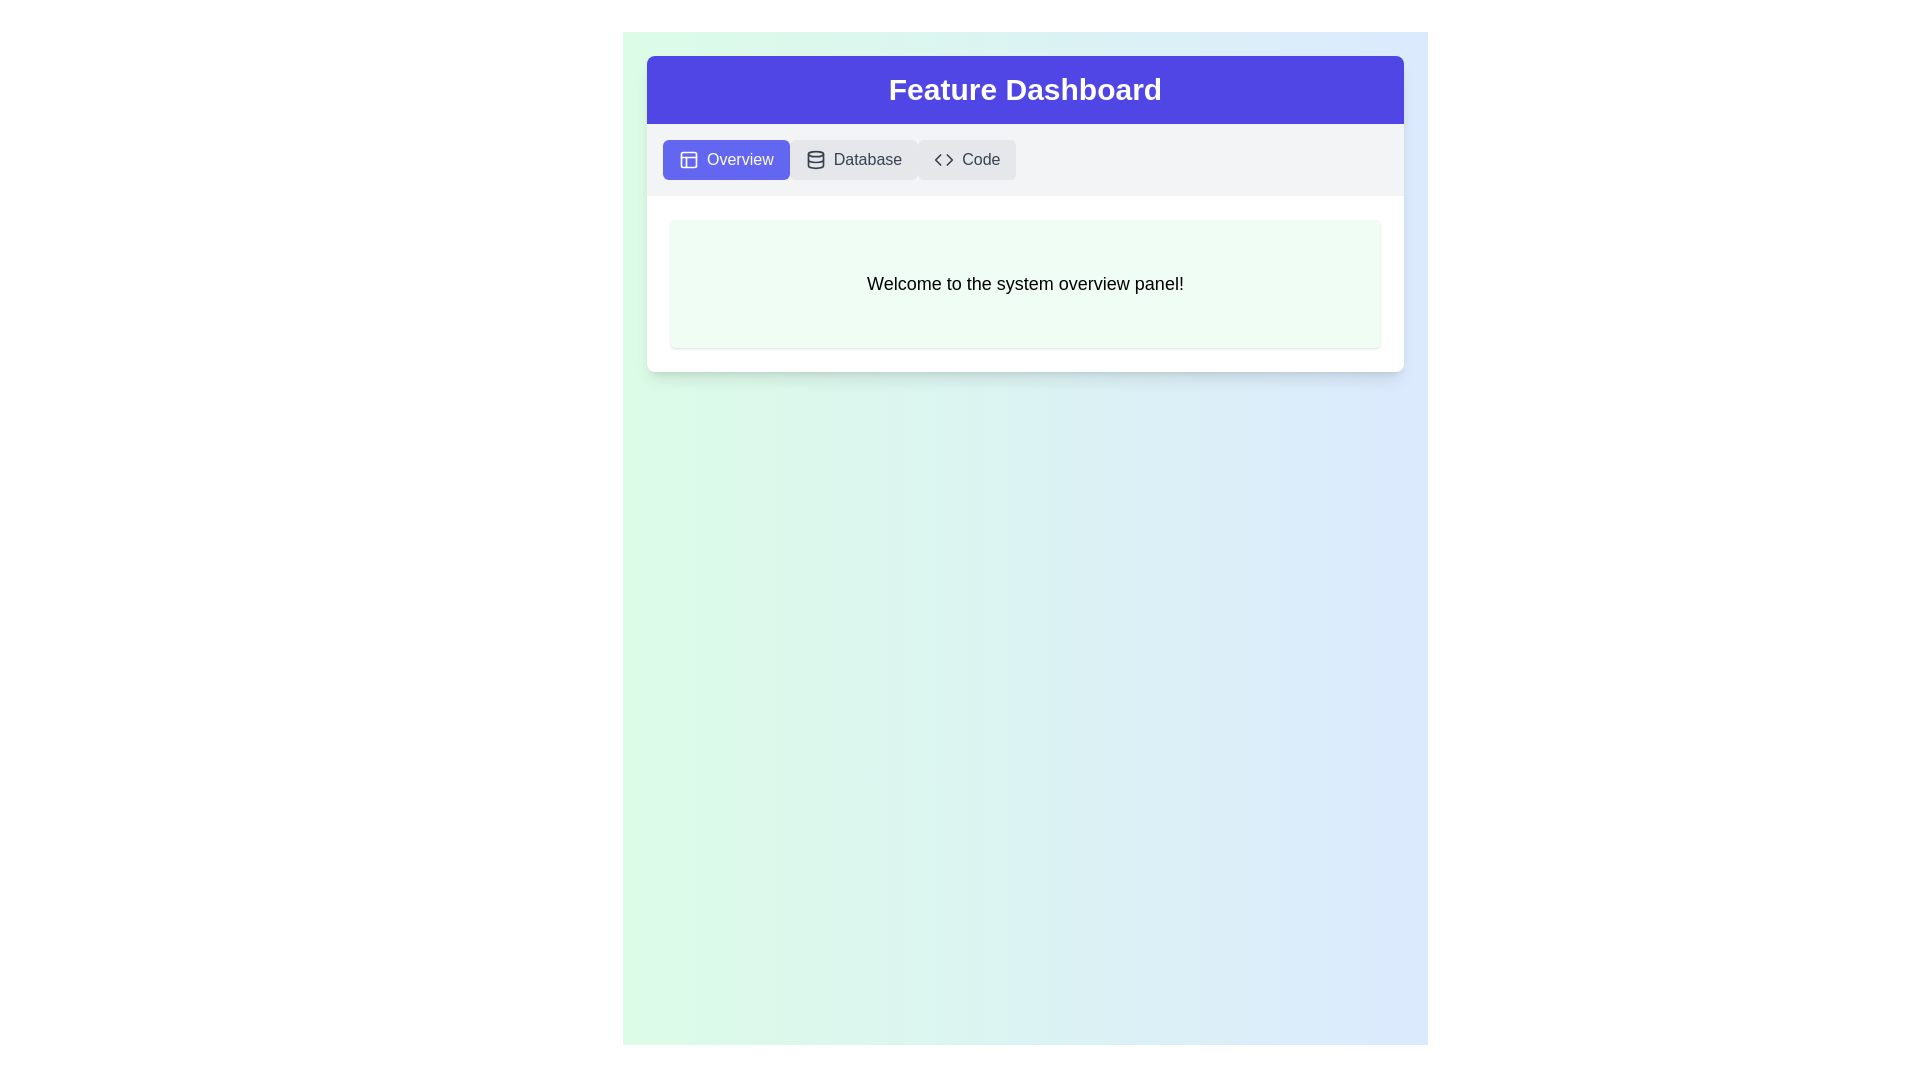 The width and height of the screenshot is (1920, 1080). I want to click on the small, square-like icon with a grid-like design located within the left side of the 'Overview' tab in the navigation bar, which is positioned to the left of the text 'Overview', so click(689, 158).